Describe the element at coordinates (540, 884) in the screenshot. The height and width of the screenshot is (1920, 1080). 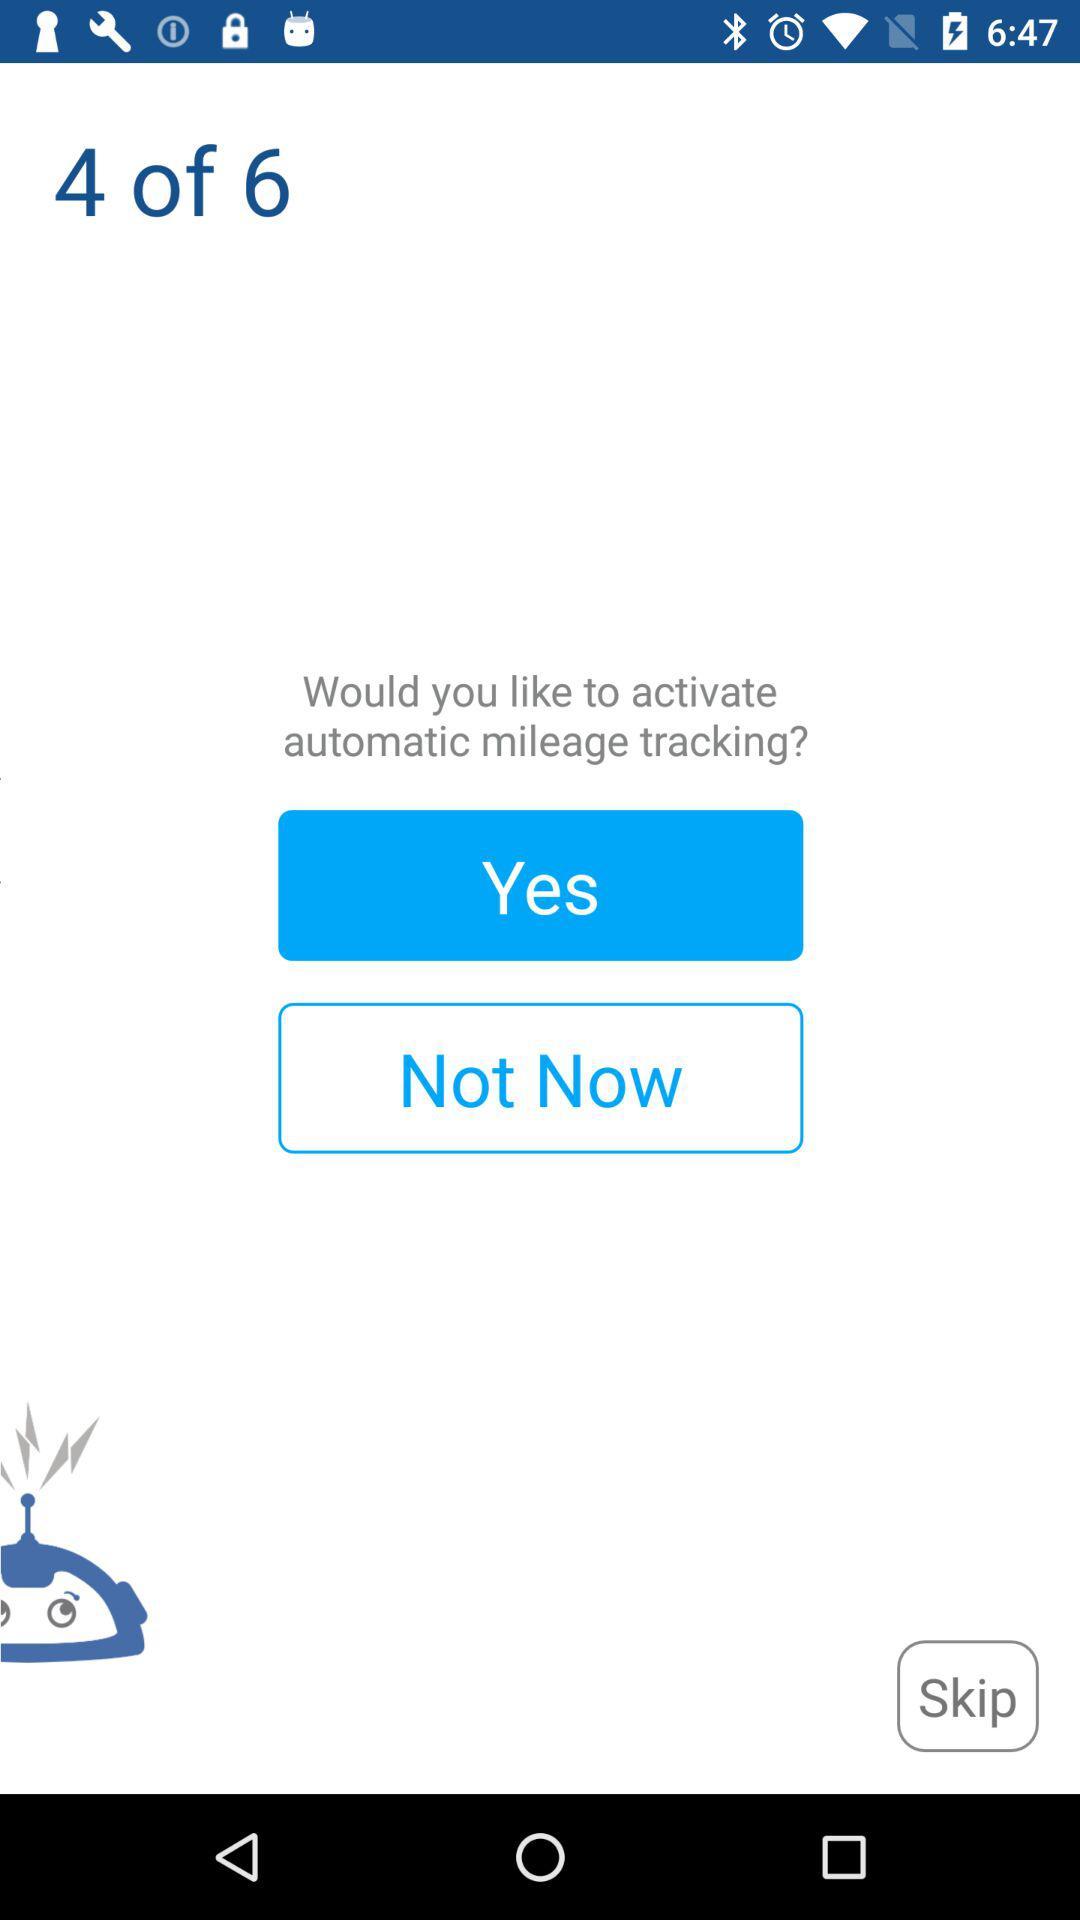
I see `button above the not now button` at that location.